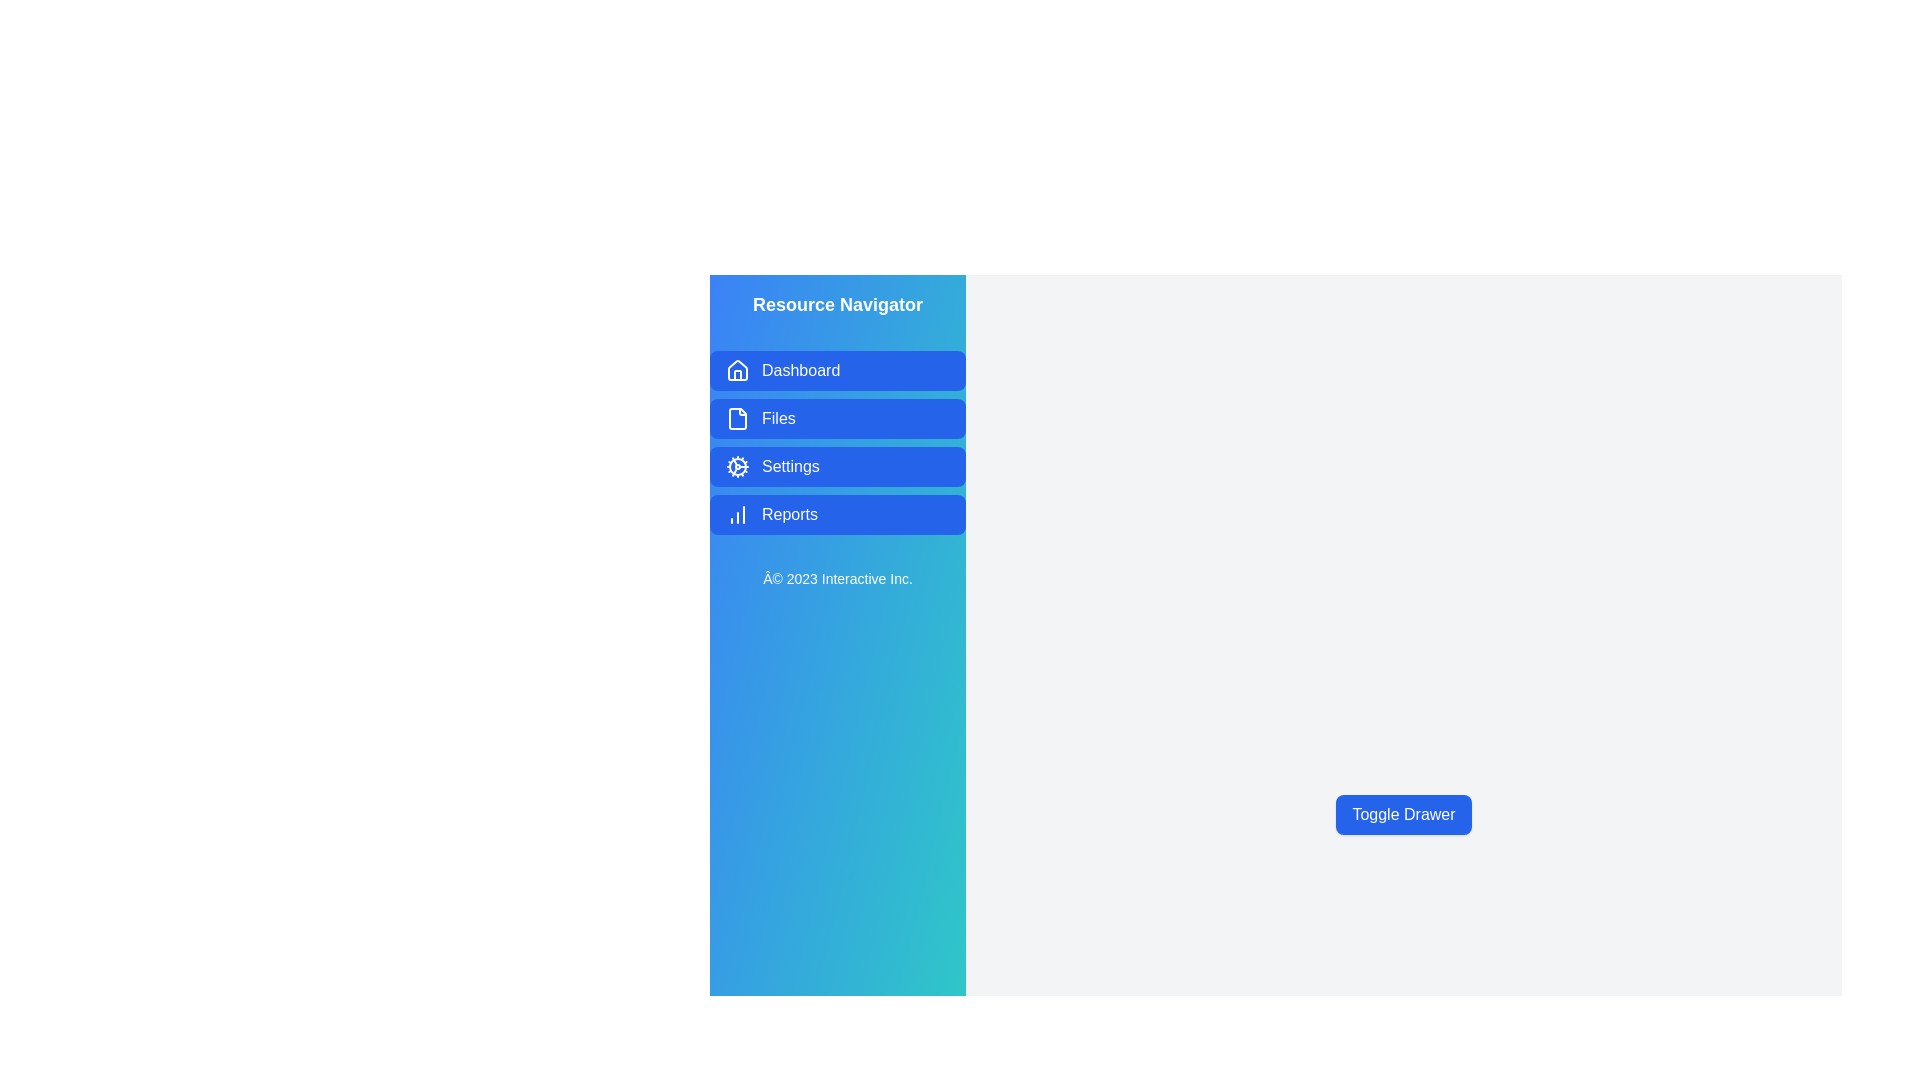 This screenshot has width=1920, height=1080. I want to click on the navigation item labeled Settings, so click(838, 466).